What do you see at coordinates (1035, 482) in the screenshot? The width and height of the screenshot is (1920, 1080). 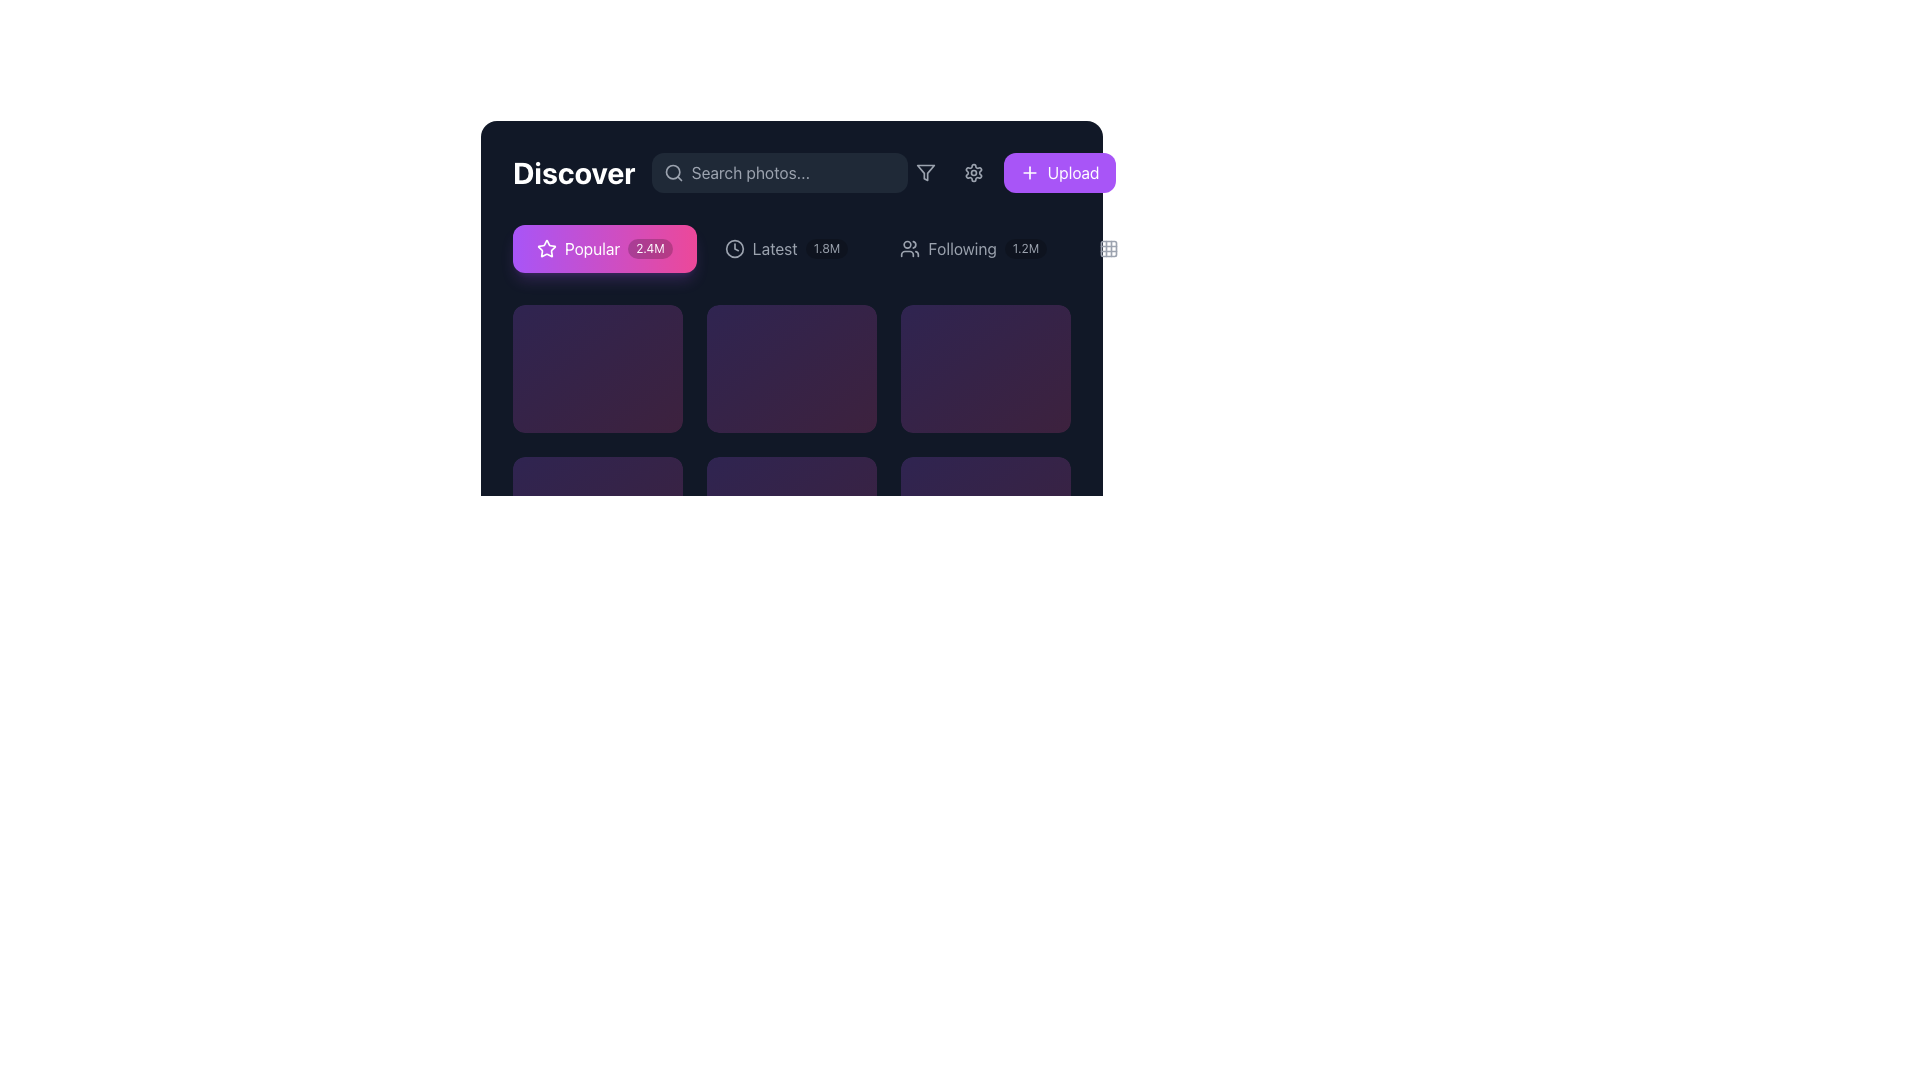 I see `the small circle-shaped button with a dark background and light-colored border located at the bottom-right corner of the card to bookmark it` at bounding box center [1035, 482].